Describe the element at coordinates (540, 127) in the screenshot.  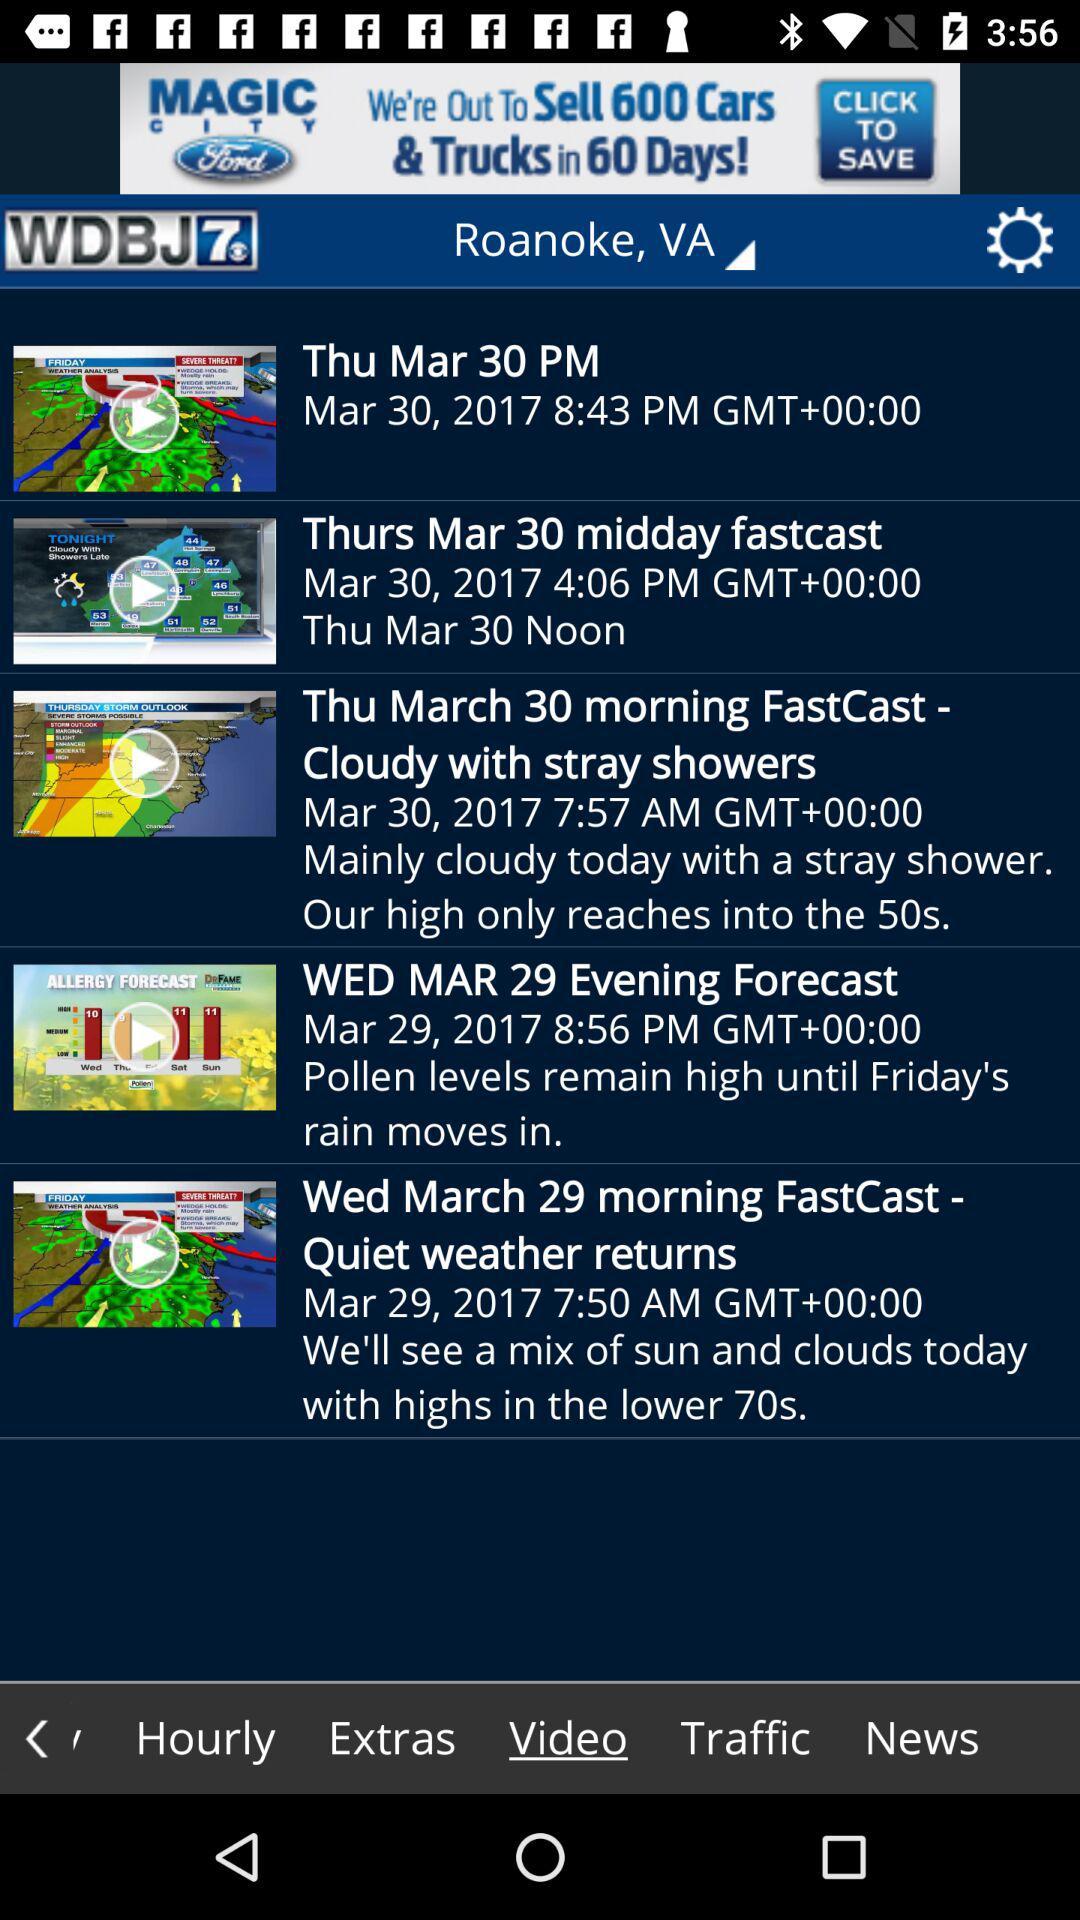
I see `the advertisement option above` at that location.